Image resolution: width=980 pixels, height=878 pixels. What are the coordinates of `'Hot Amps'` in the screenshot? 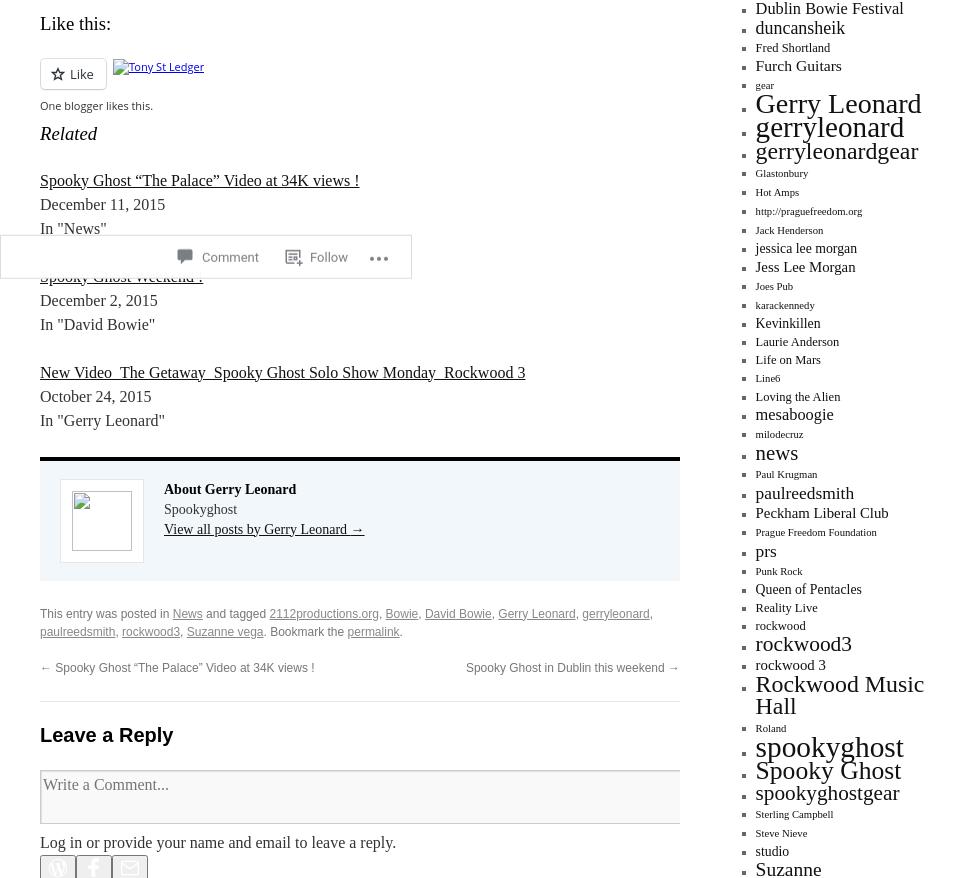 It's located at (754, 191).